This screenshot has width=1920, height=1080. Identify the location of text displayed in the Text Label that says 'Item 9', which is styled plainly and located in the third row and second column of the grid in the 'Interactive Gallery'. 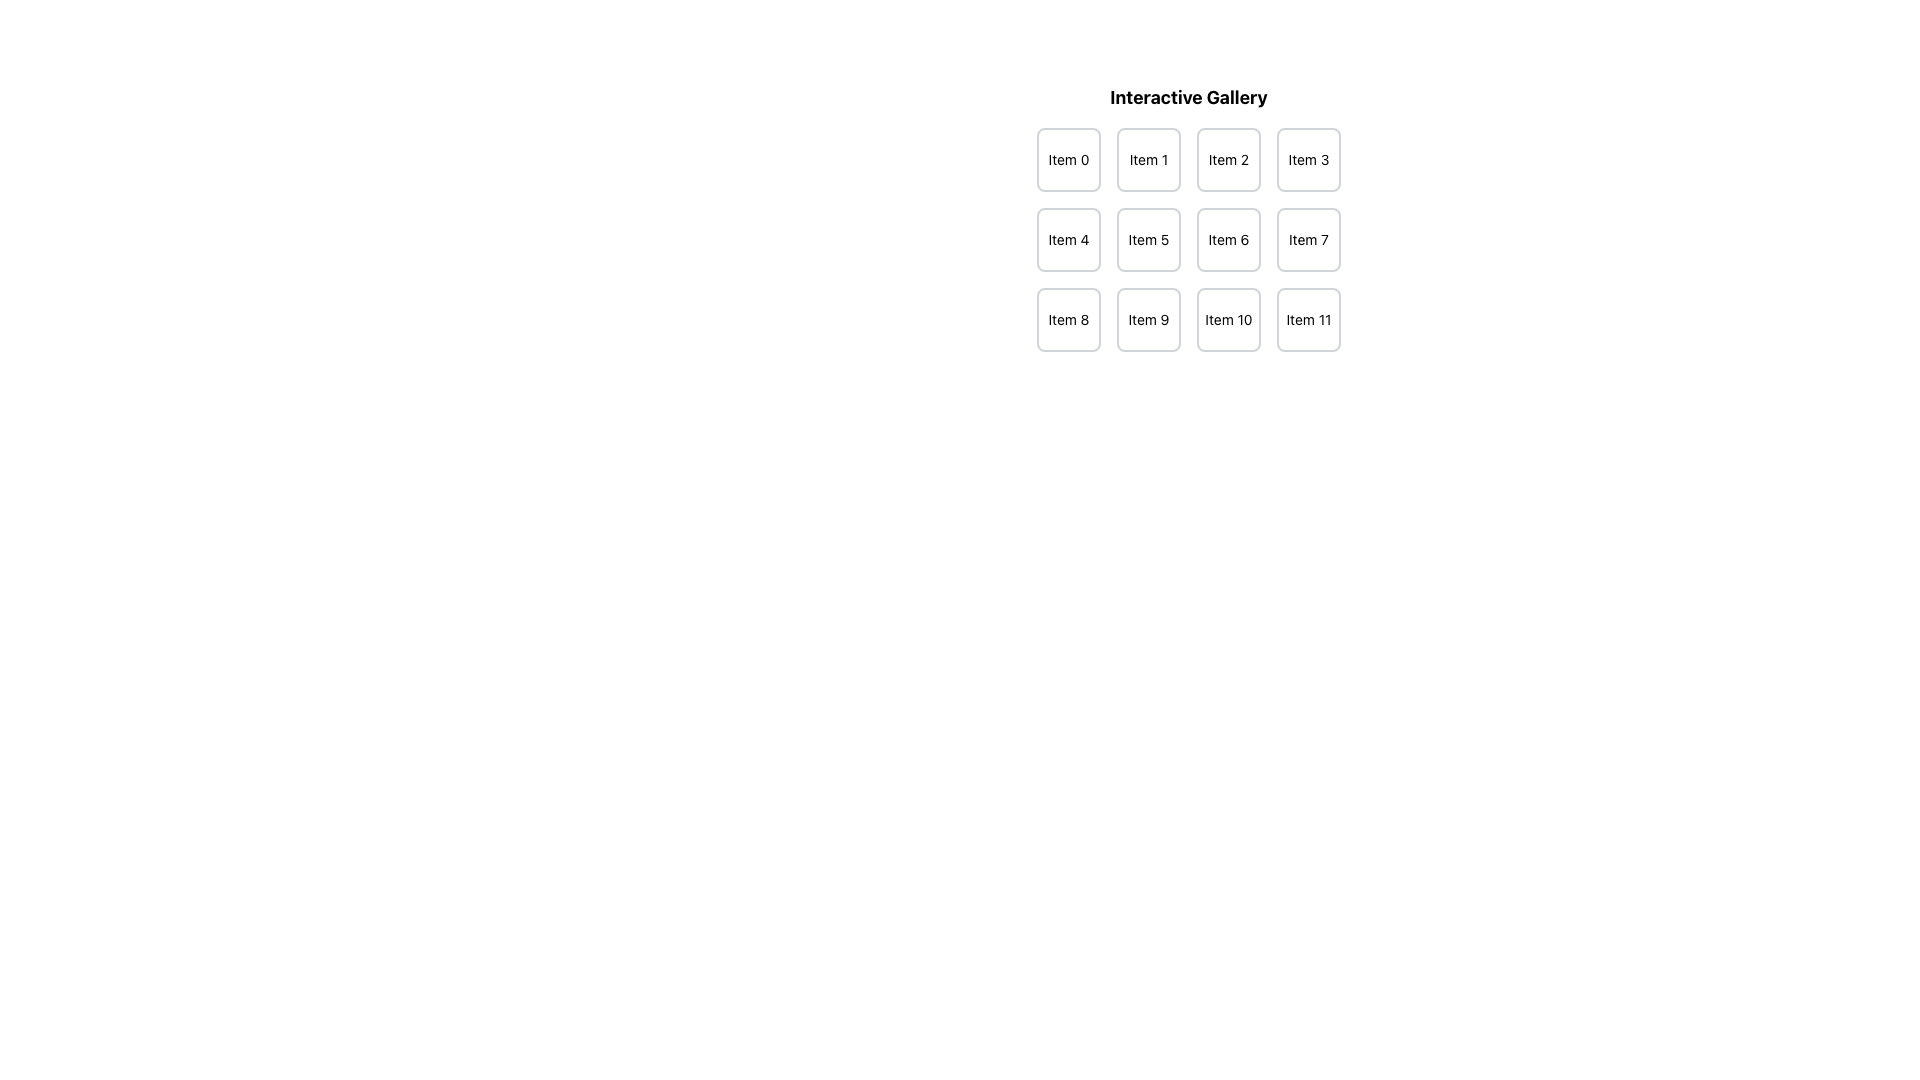
(1148, 319).